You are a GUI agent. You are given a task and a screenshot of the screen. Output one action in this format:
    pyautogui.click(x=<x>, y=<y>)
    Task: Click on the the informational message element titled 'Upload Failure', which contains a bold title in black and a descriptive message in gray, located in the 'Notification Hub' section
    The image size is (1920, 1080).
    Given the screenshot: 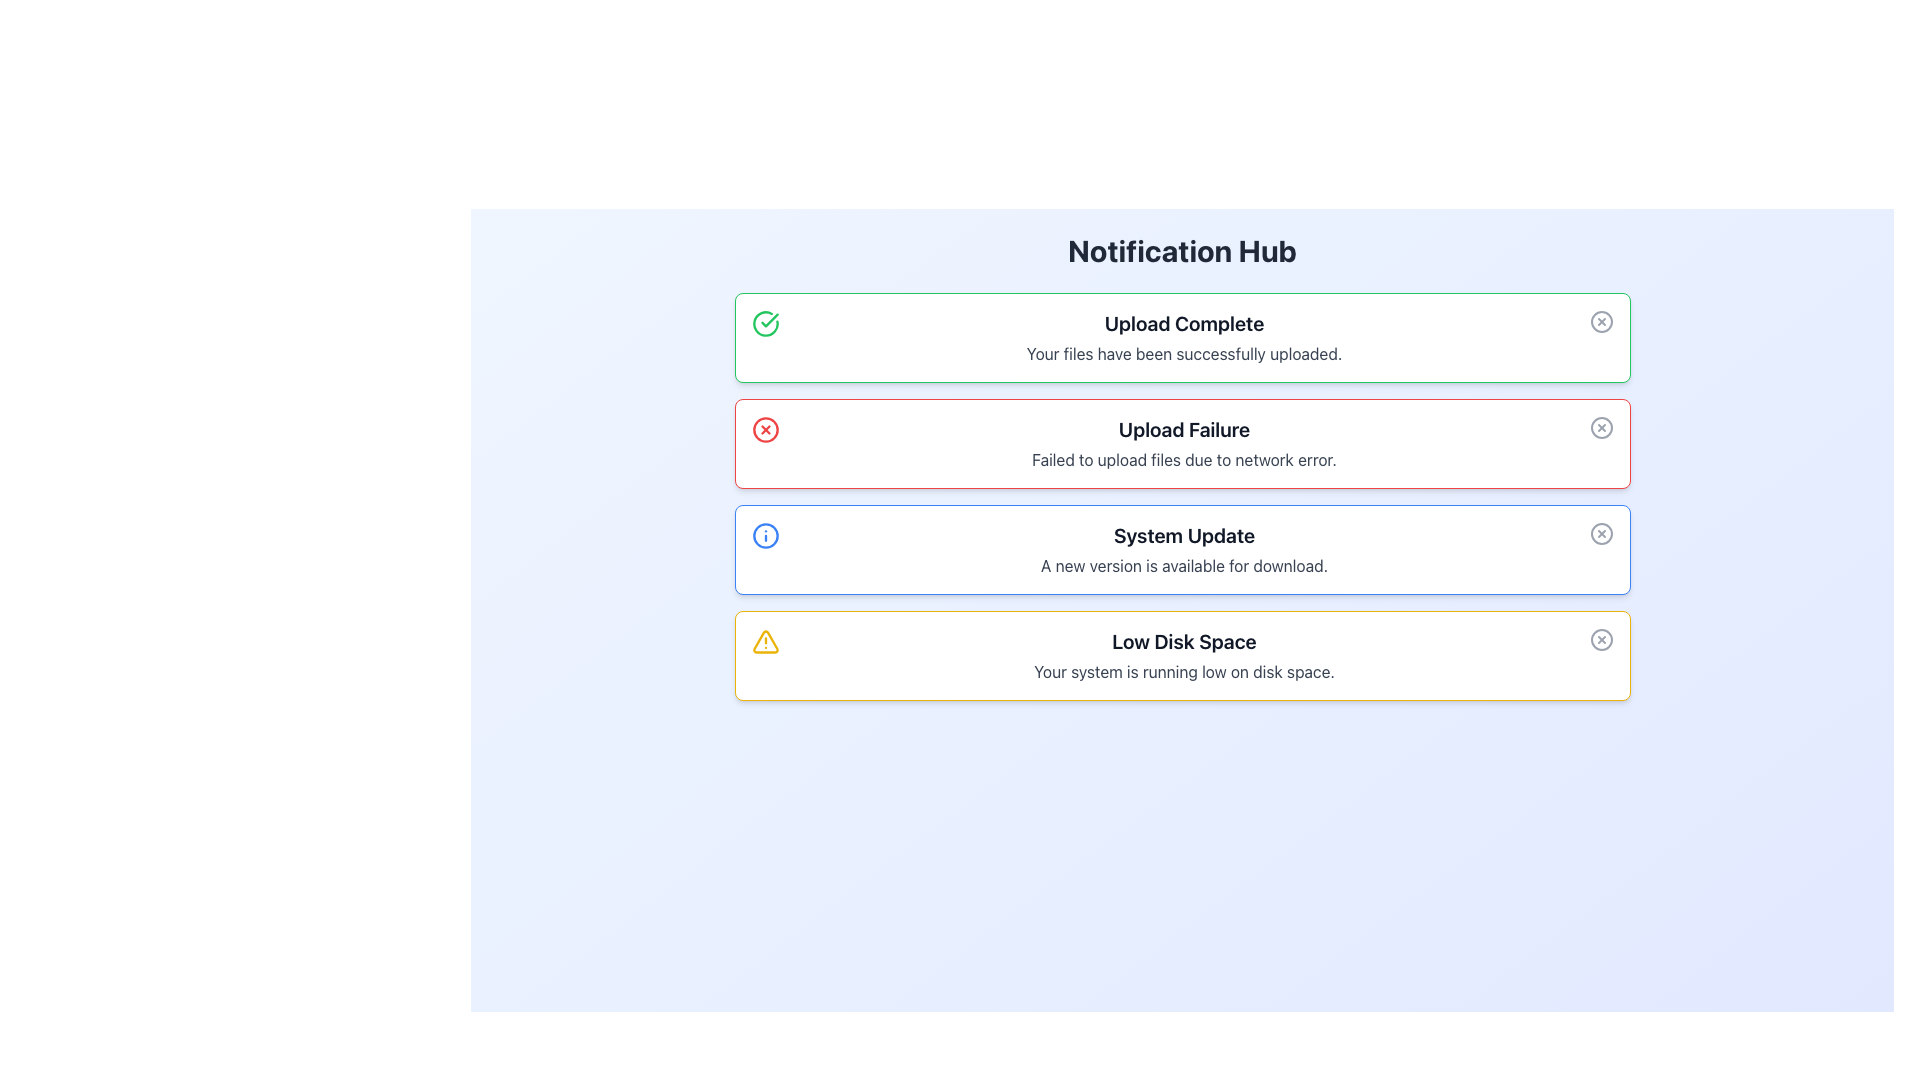 What is the action you would take?
    pyautogui.click(x=1184, y=442)
    